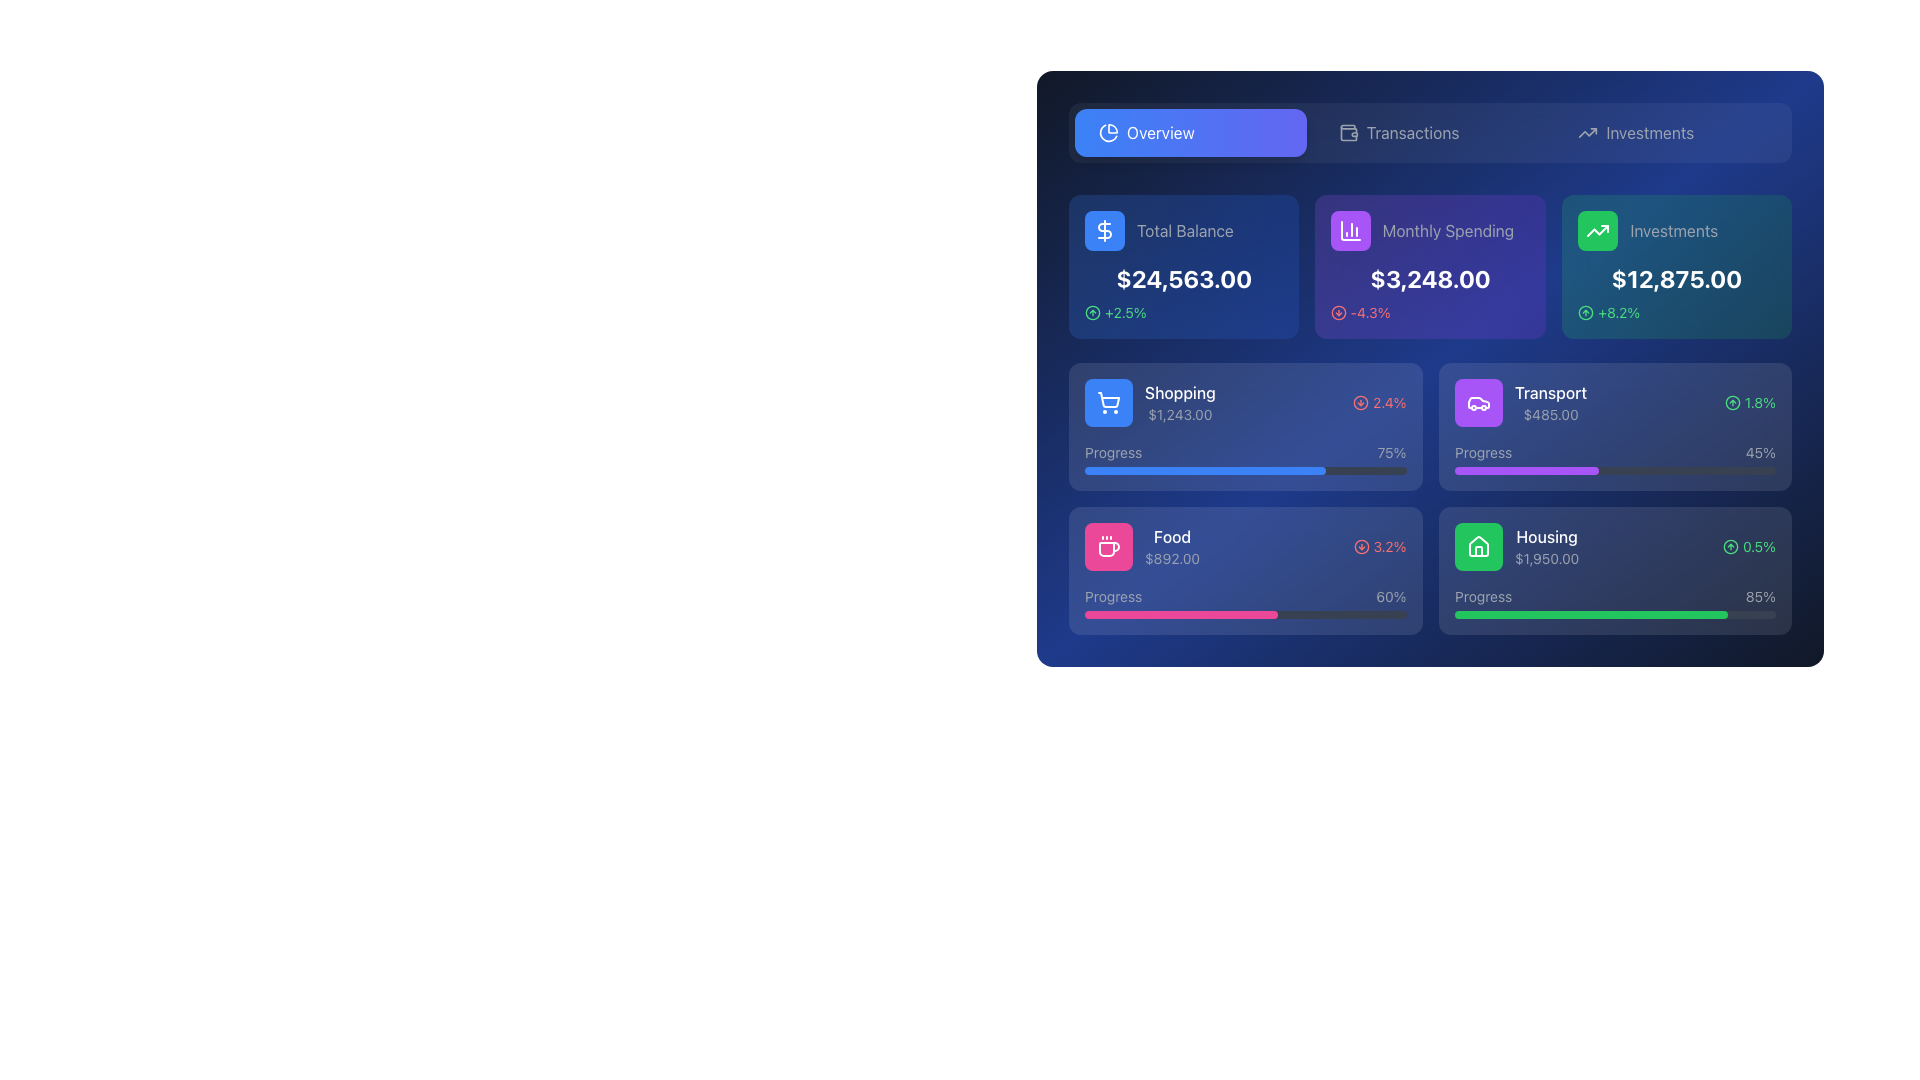  Describe the element at coordinates (1758, 547) in the screenshot. I see `the static text component displaying '0.5%' in green color located in the bottom-right card labeled 'Housing', positioned near the upper-right corner adjacent to a circular icon with an upward arrow` at that location.